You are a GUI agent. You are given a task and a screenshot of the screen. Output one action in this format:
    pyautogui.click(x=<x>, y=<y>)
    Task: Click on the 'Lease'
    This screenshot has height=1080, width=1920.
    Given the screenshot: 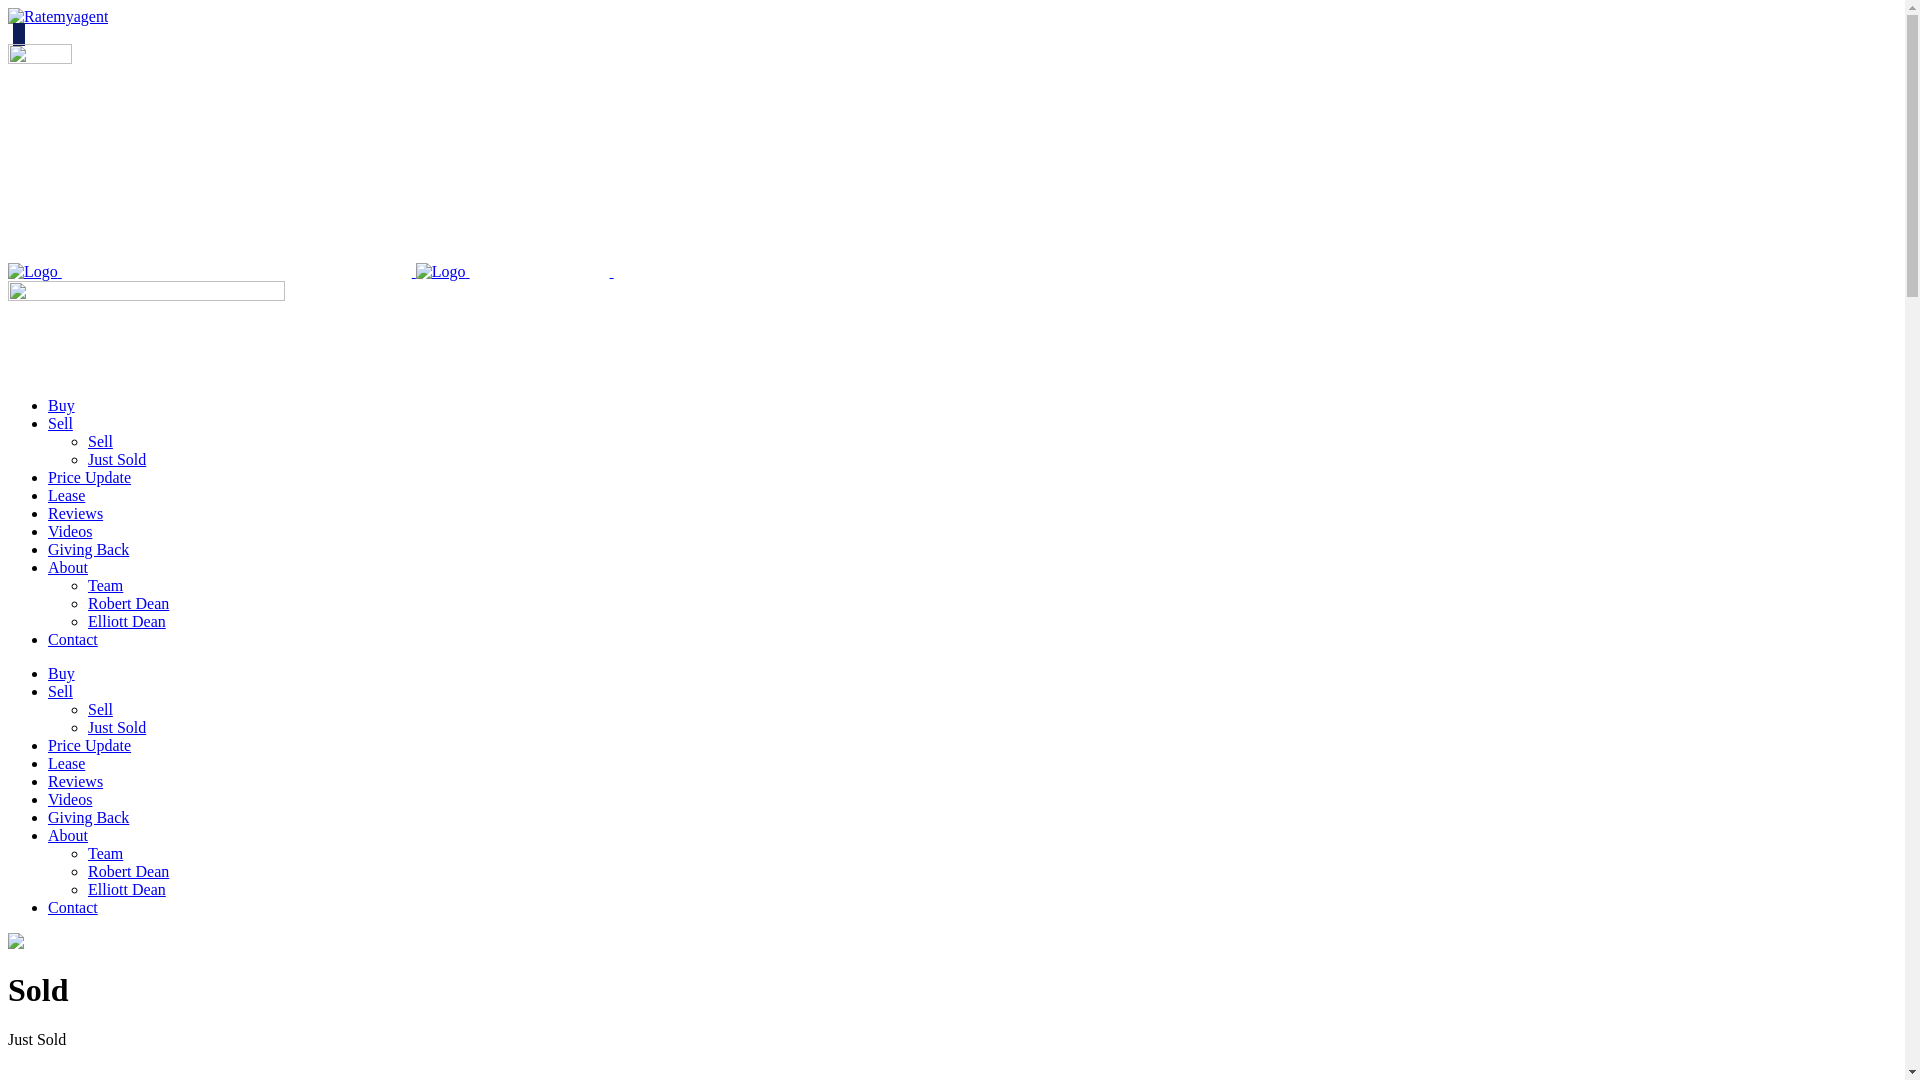 What is the action you would take?
    pyautogui.click(x=66, y=763)
    